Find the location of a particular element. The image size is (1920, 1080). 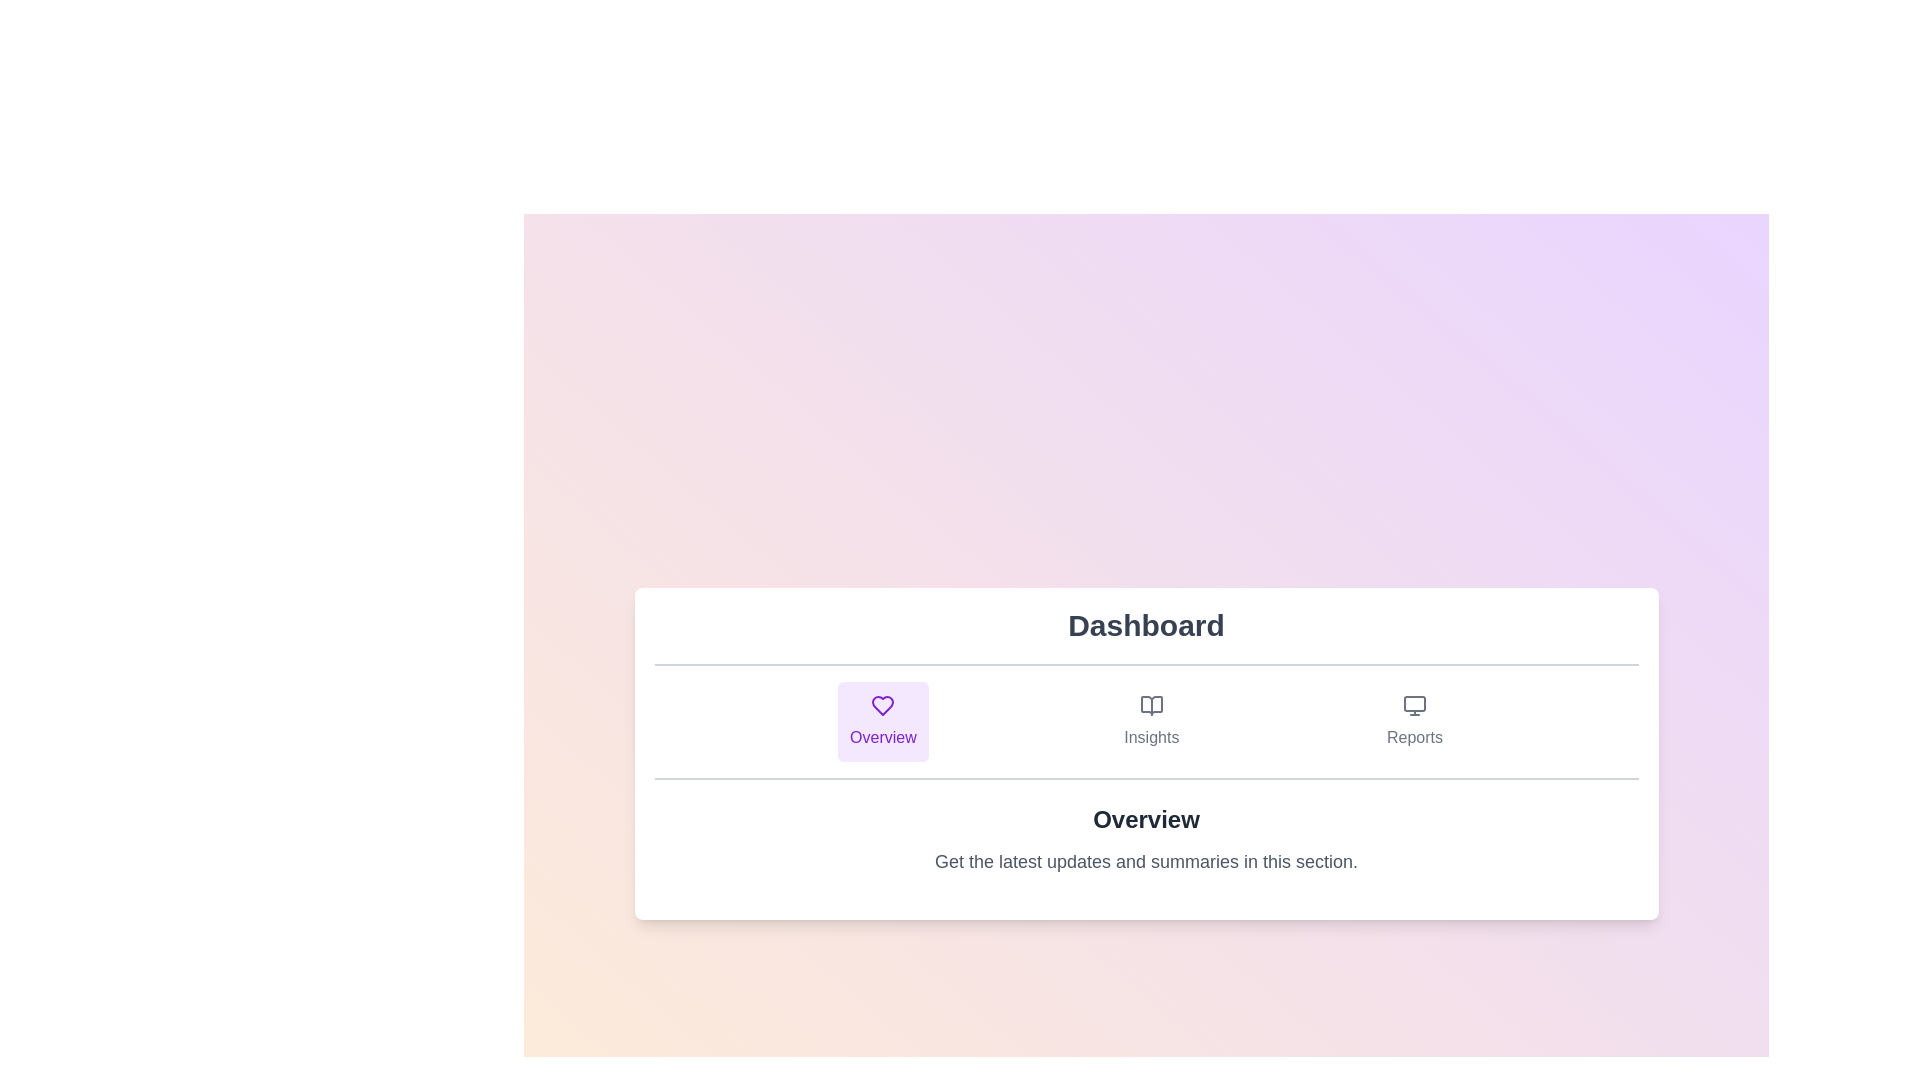

the Reports tab by clicking on its button is located at coordinates (1413, 721).